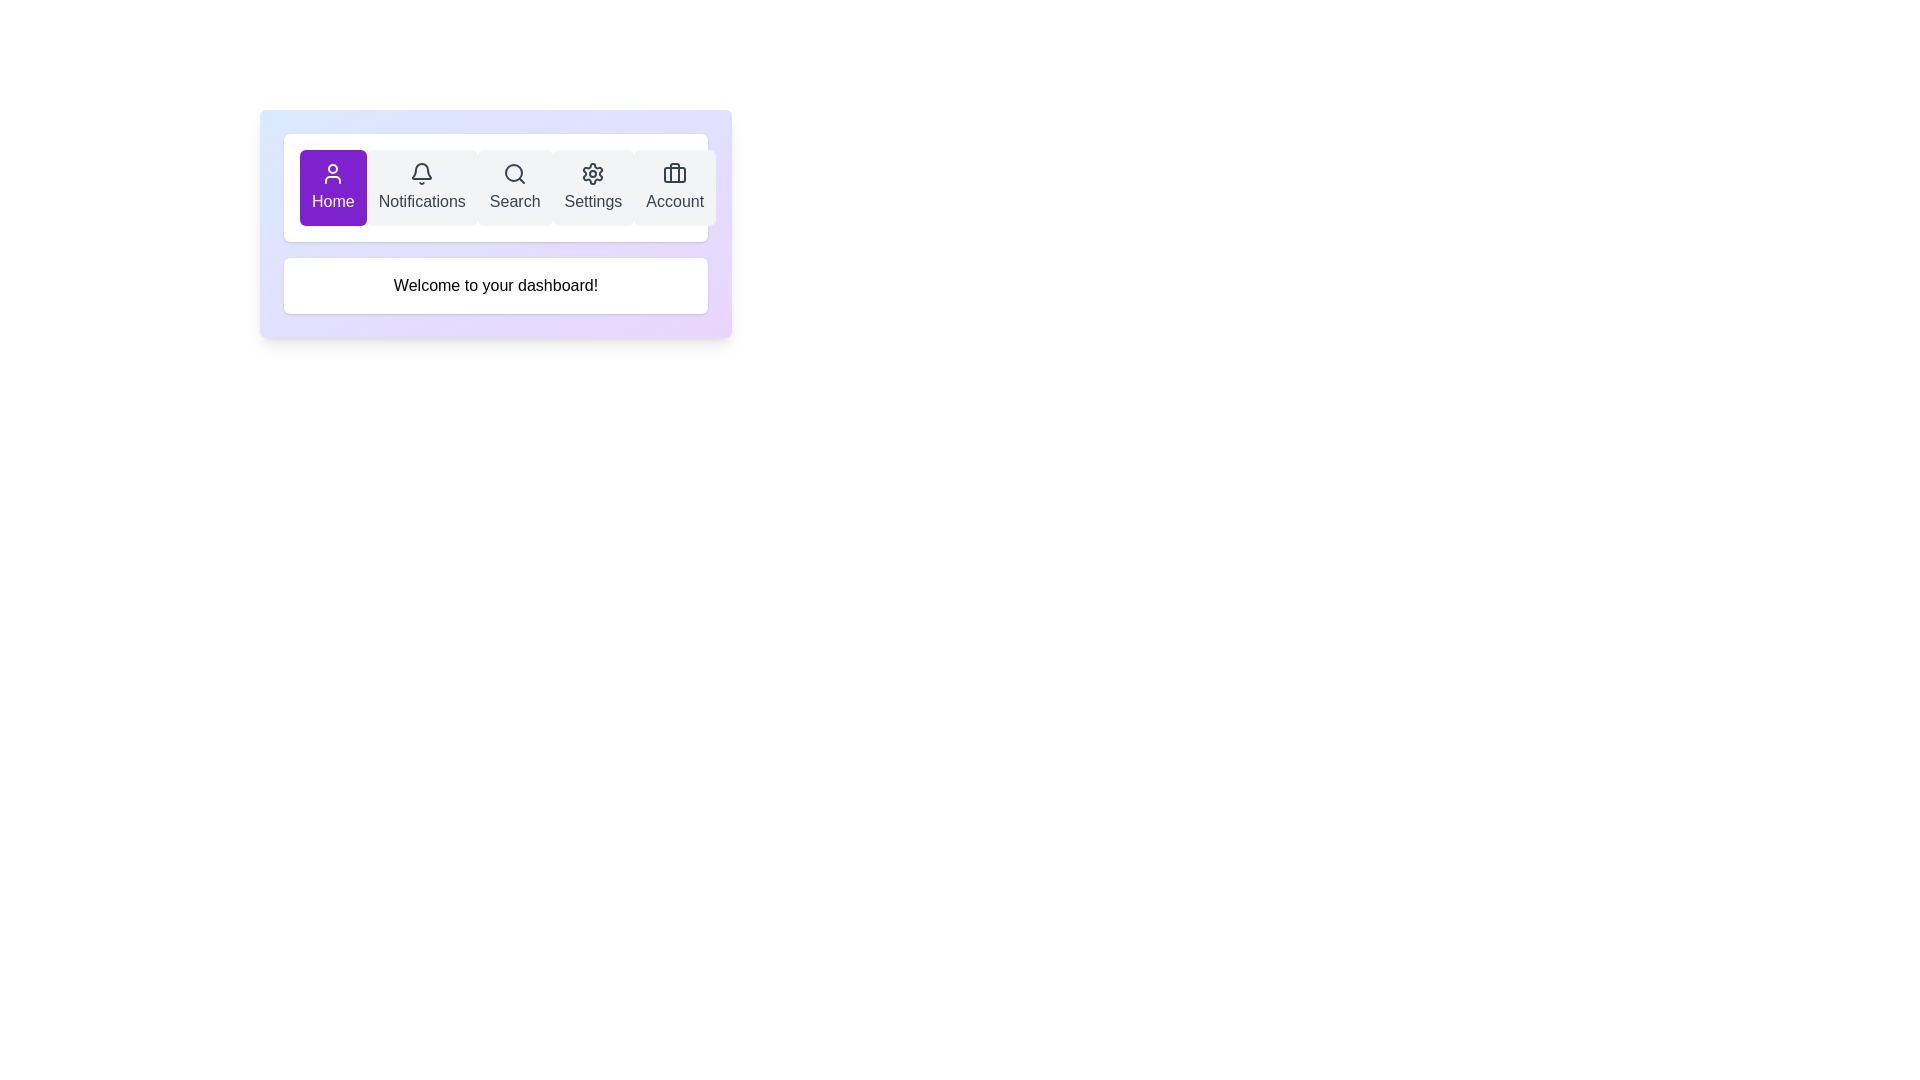 The height and width of the screenshot is (1080, 1920). What do you see at coordinates (495, 285) in the screenshot?
I see `the welcome text label located centrally below the navigation bar in the personal dashboard` at bounding box center [495, 285].